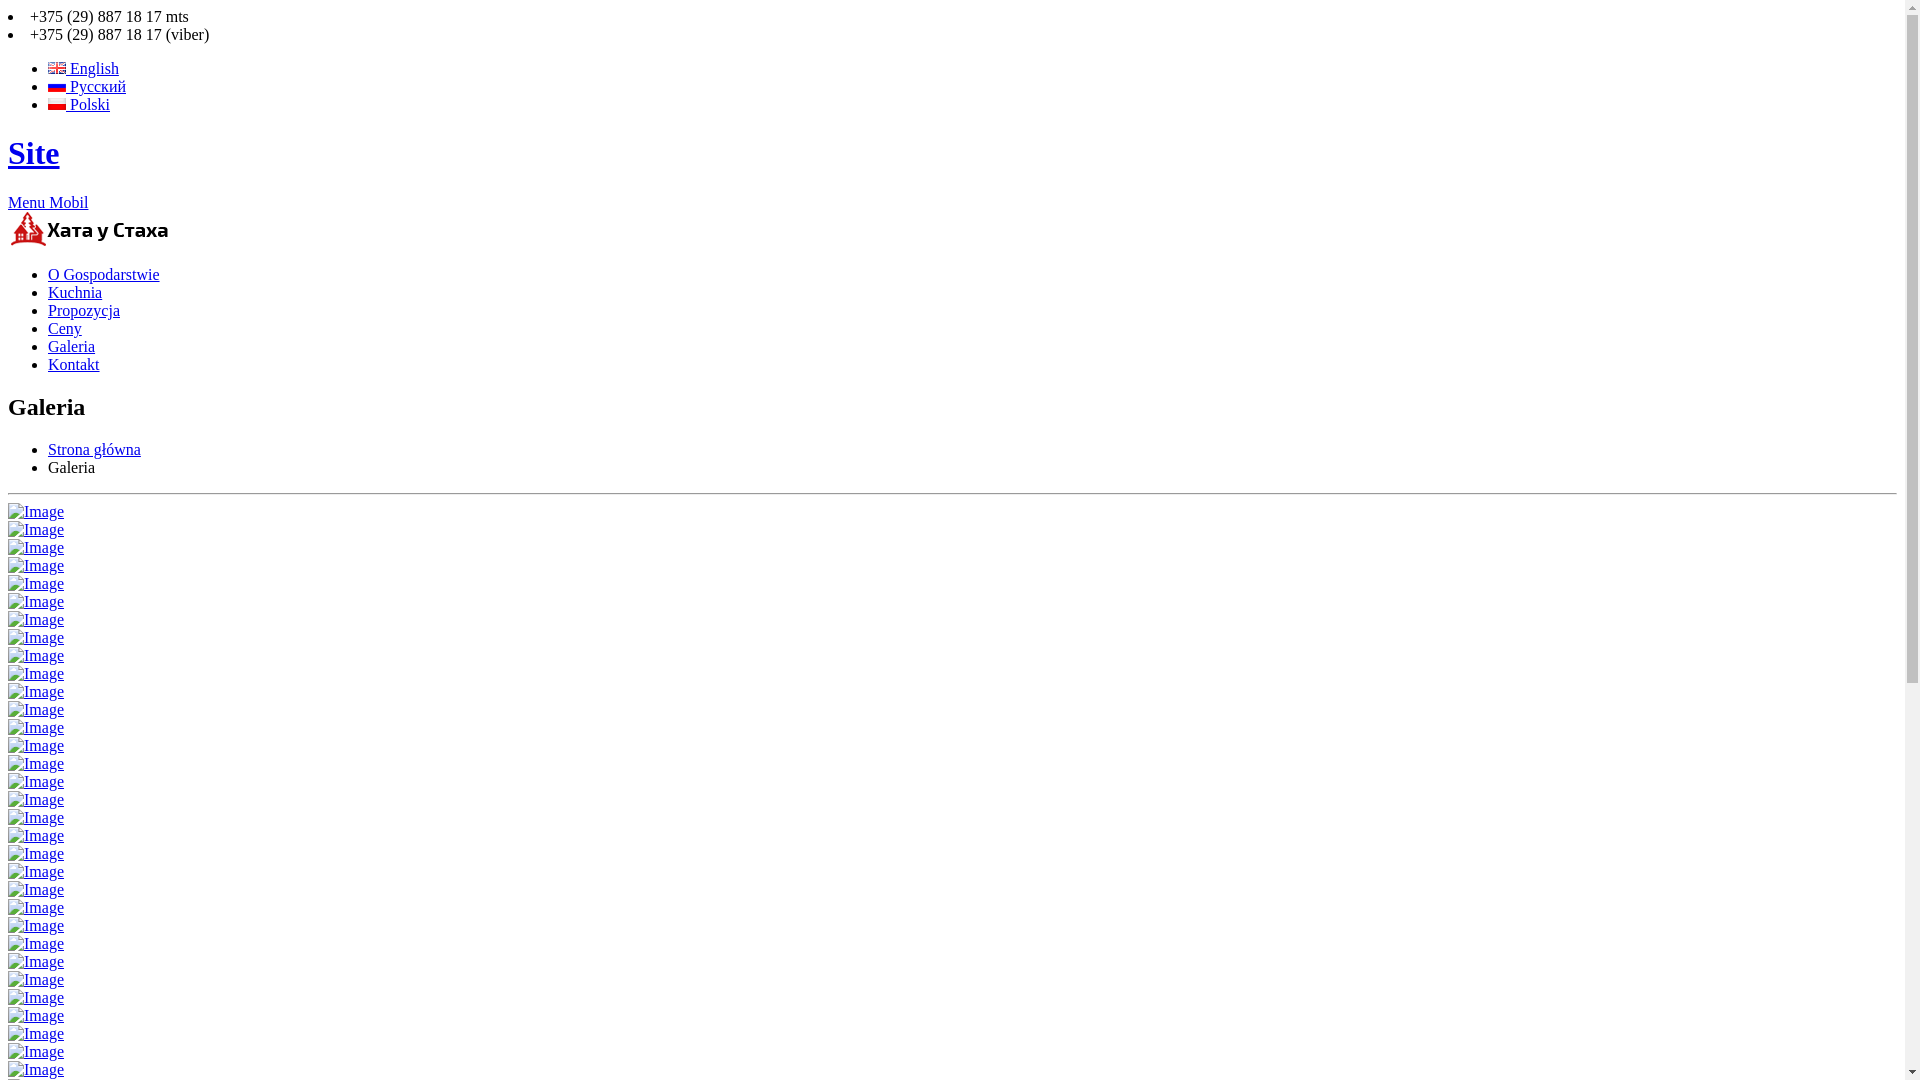 Image resolution: width=1920 pixels, height=1080 pixels. I want to click on 'Propozycja', so click(82, 310).